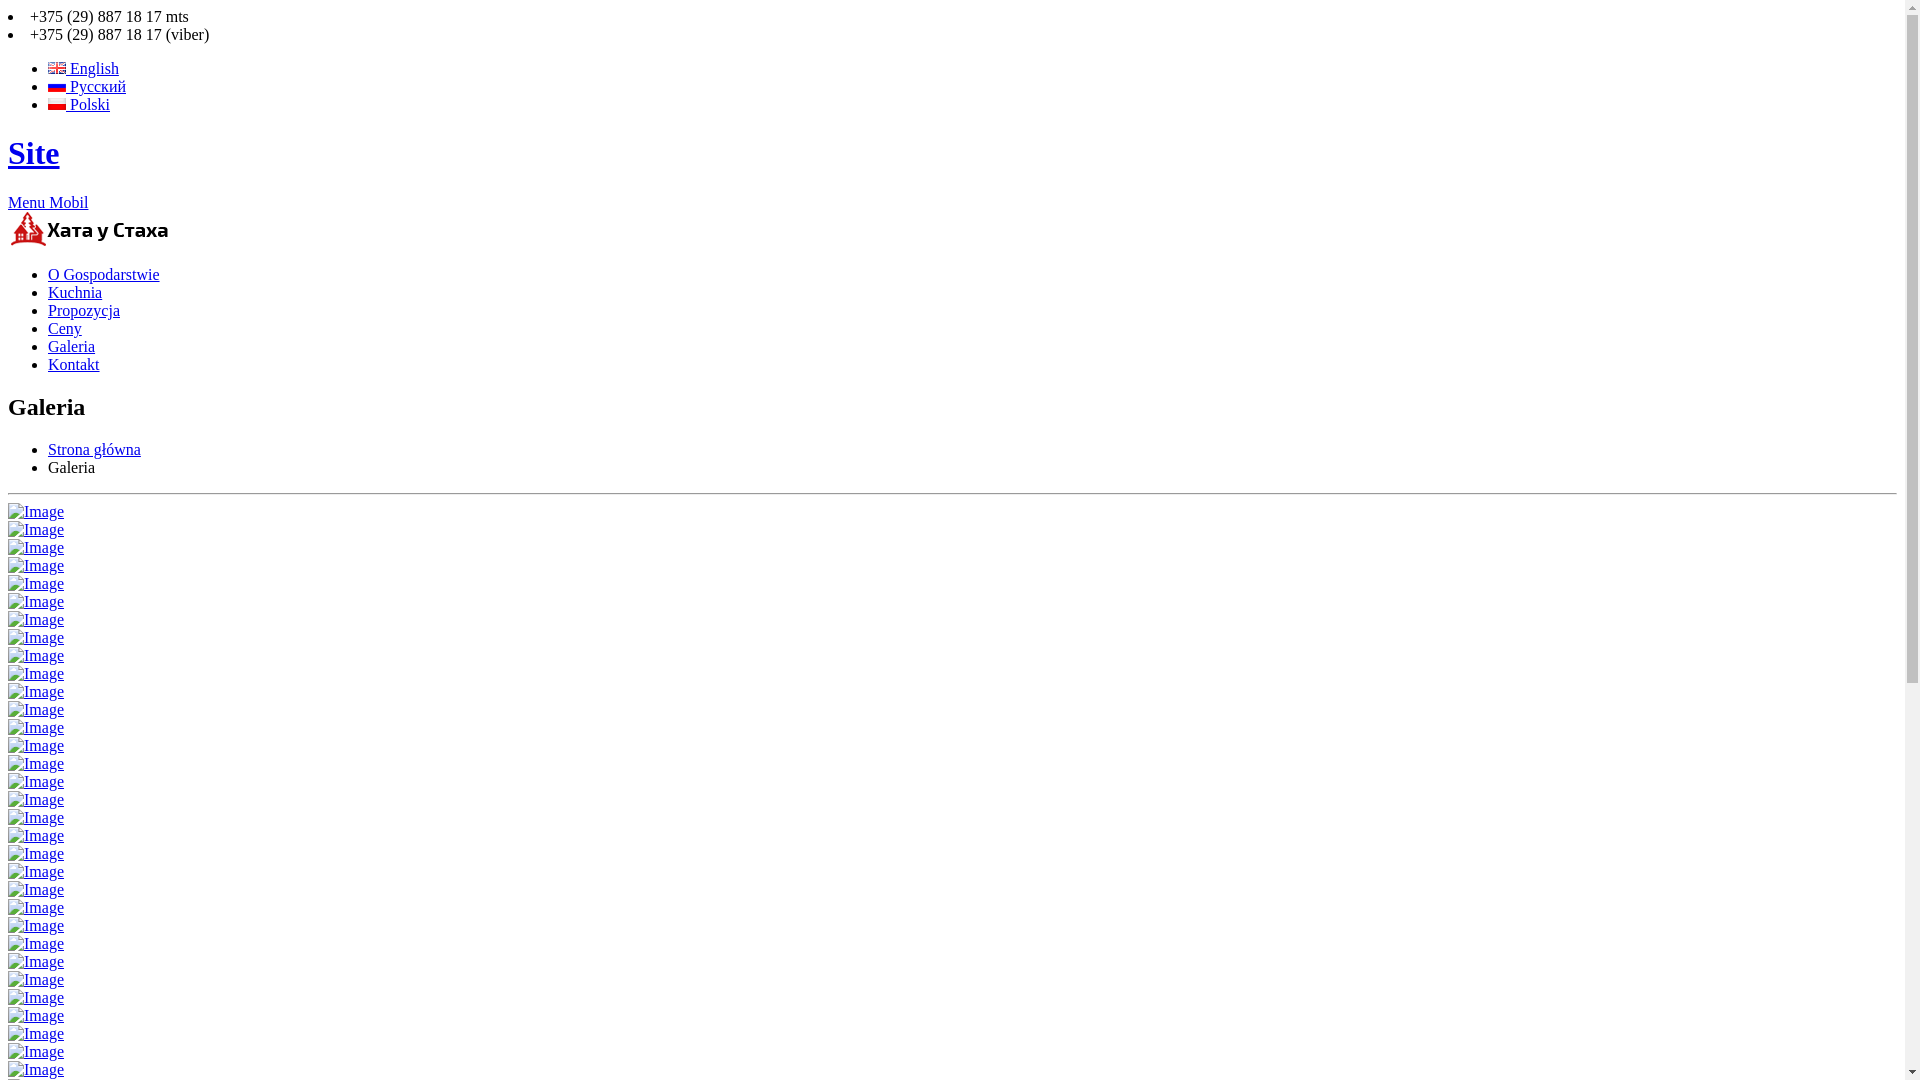 Image resolution: width=1920 pixels, height=1080 pixels. I want to click on 'Propozycja', so click(82, 310).